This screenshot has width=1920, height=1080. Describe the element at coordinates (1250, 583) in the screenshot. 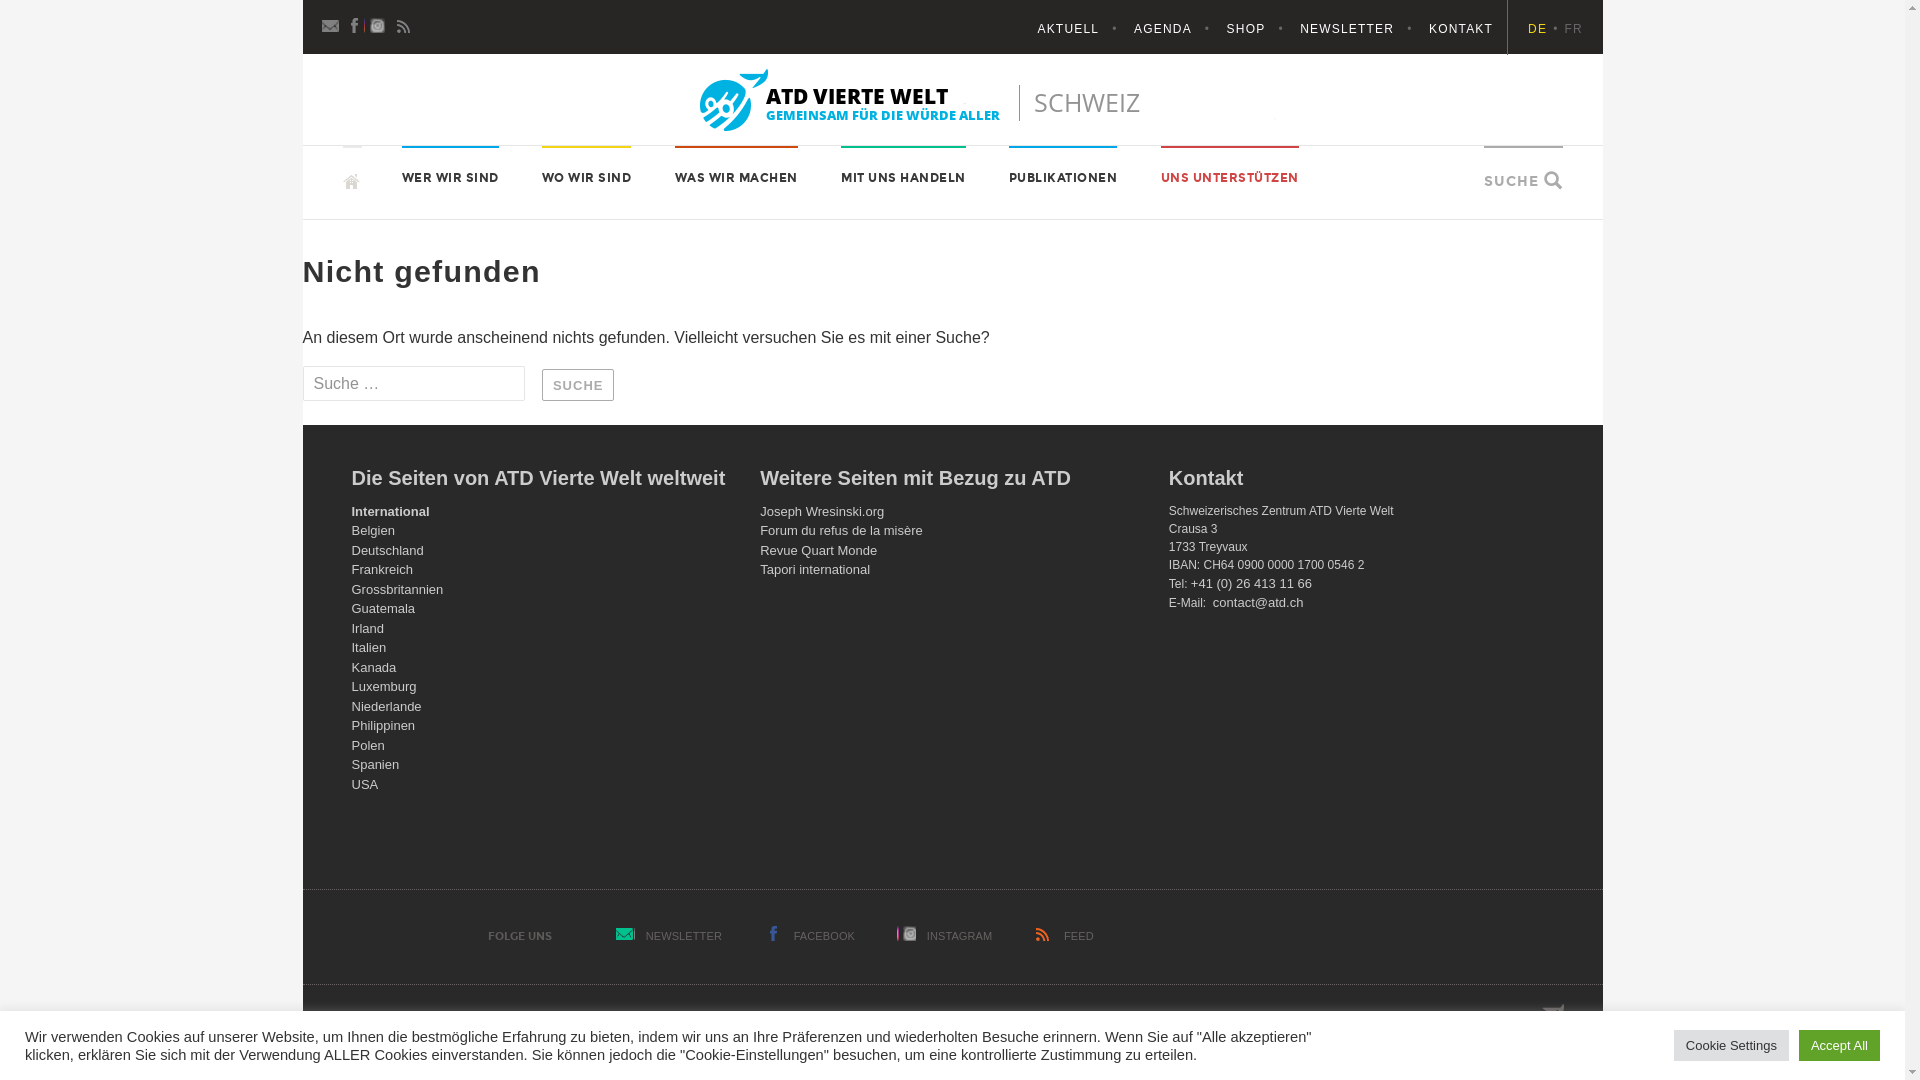

I see `'+41 (0) 26 413 11 66'` at that location.